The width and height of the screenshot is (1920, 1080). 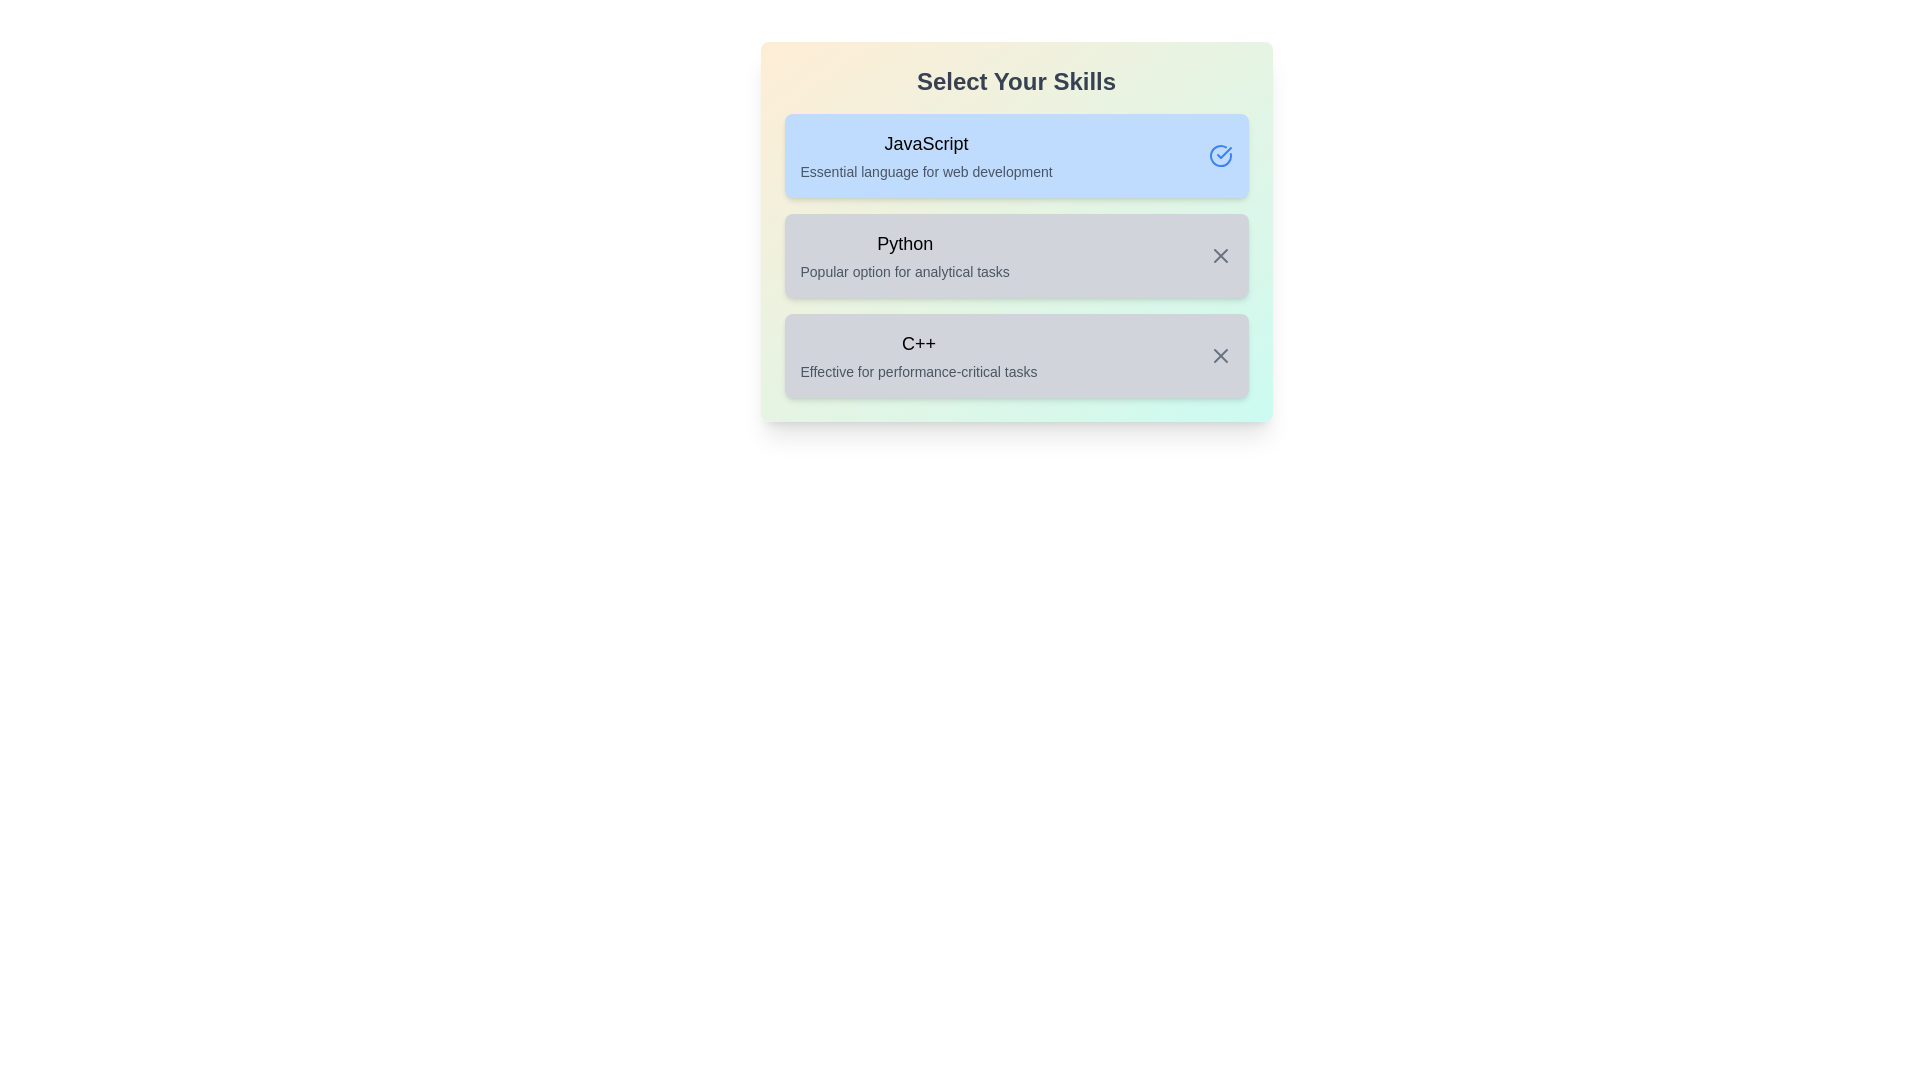 What do you see at coordinates (1016, 254) in the screenshot?
I see `the skill item Python to observe the hover effect` at bounding box center [1016, 254].